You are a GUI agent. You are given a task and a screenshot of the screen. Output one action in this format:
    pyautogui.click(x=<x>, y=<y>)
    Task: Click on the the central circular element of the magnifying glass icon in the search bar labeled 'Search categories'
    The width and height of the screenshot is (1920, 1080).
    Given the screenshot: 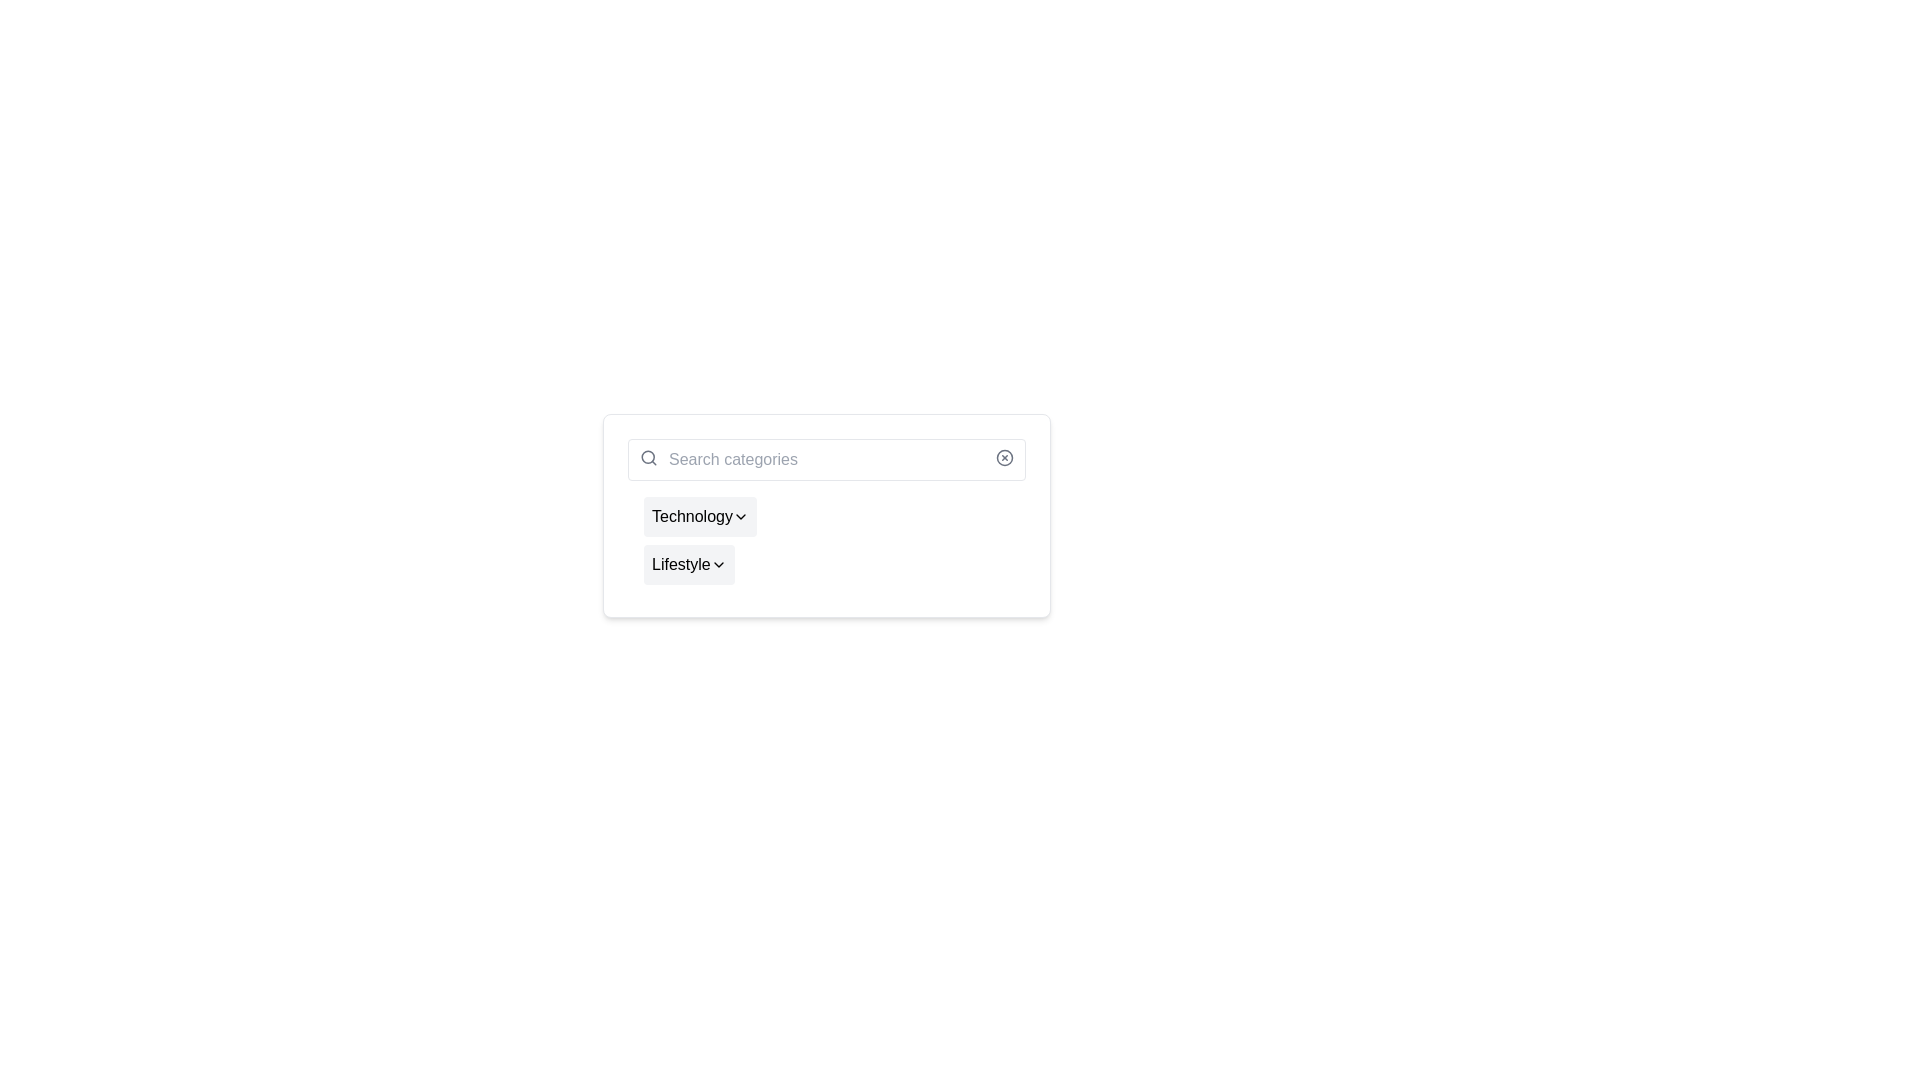 What is the action you would take?
    pyautogui.click(x=648, y=457)
    